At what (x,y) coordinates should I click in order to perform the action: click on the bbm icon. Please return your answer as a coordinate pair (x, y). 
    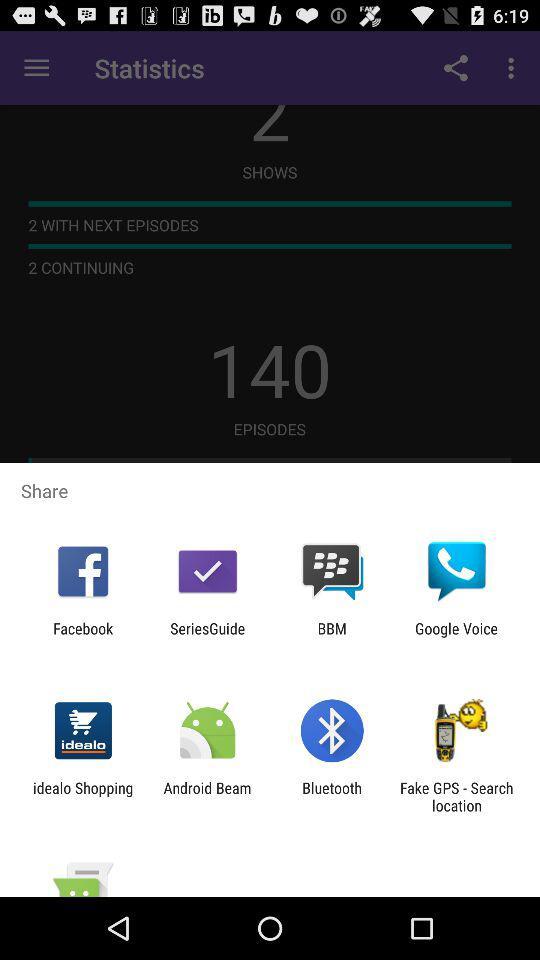
    Looking at the image, I should click on (332, 636).